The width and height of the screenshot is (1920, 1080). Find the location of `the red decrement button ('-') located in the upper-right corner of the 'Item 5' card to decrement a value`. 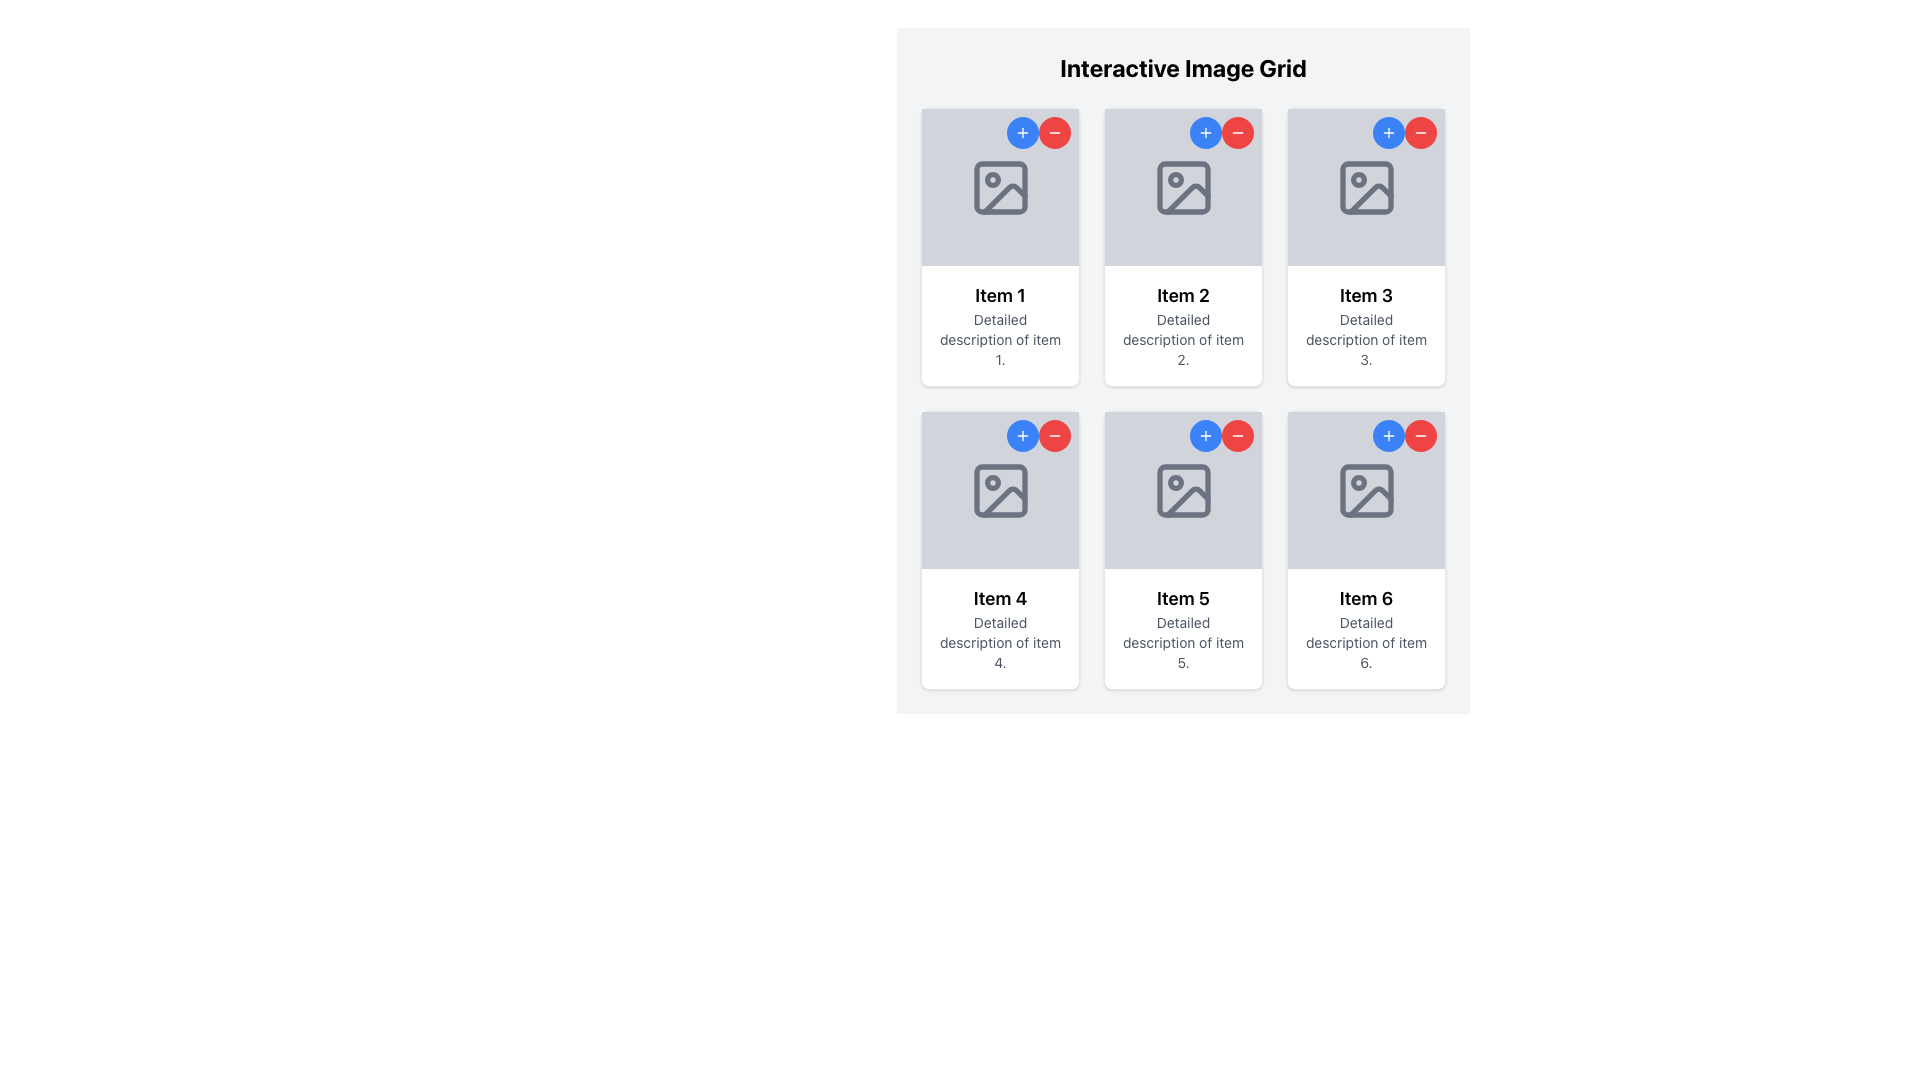

the red decrement button ('-') located in the upper-right corner of the 'Item 5' card to decrement a value is located at coordinates (1221, 434).